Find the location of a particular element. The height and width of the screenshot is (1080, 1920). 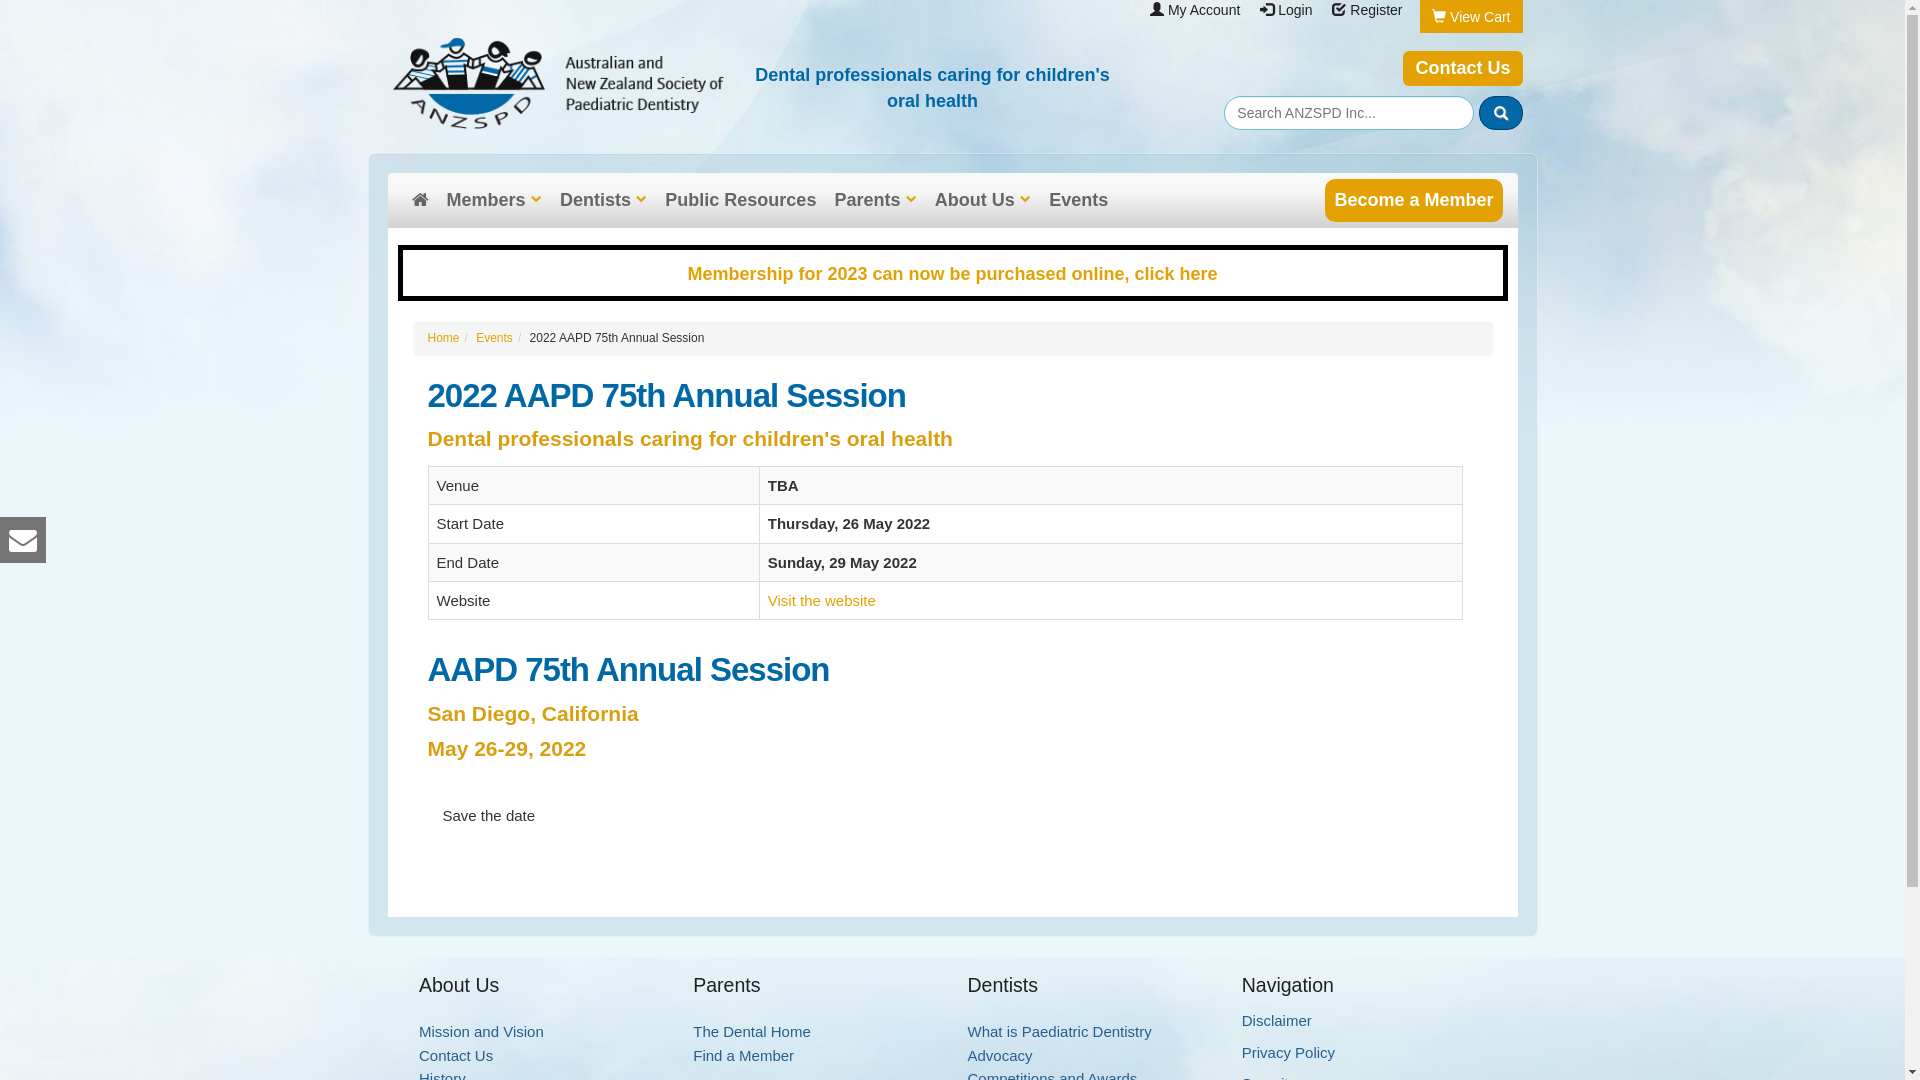

'Advocacy' is located at coordinates (1000, 1054).